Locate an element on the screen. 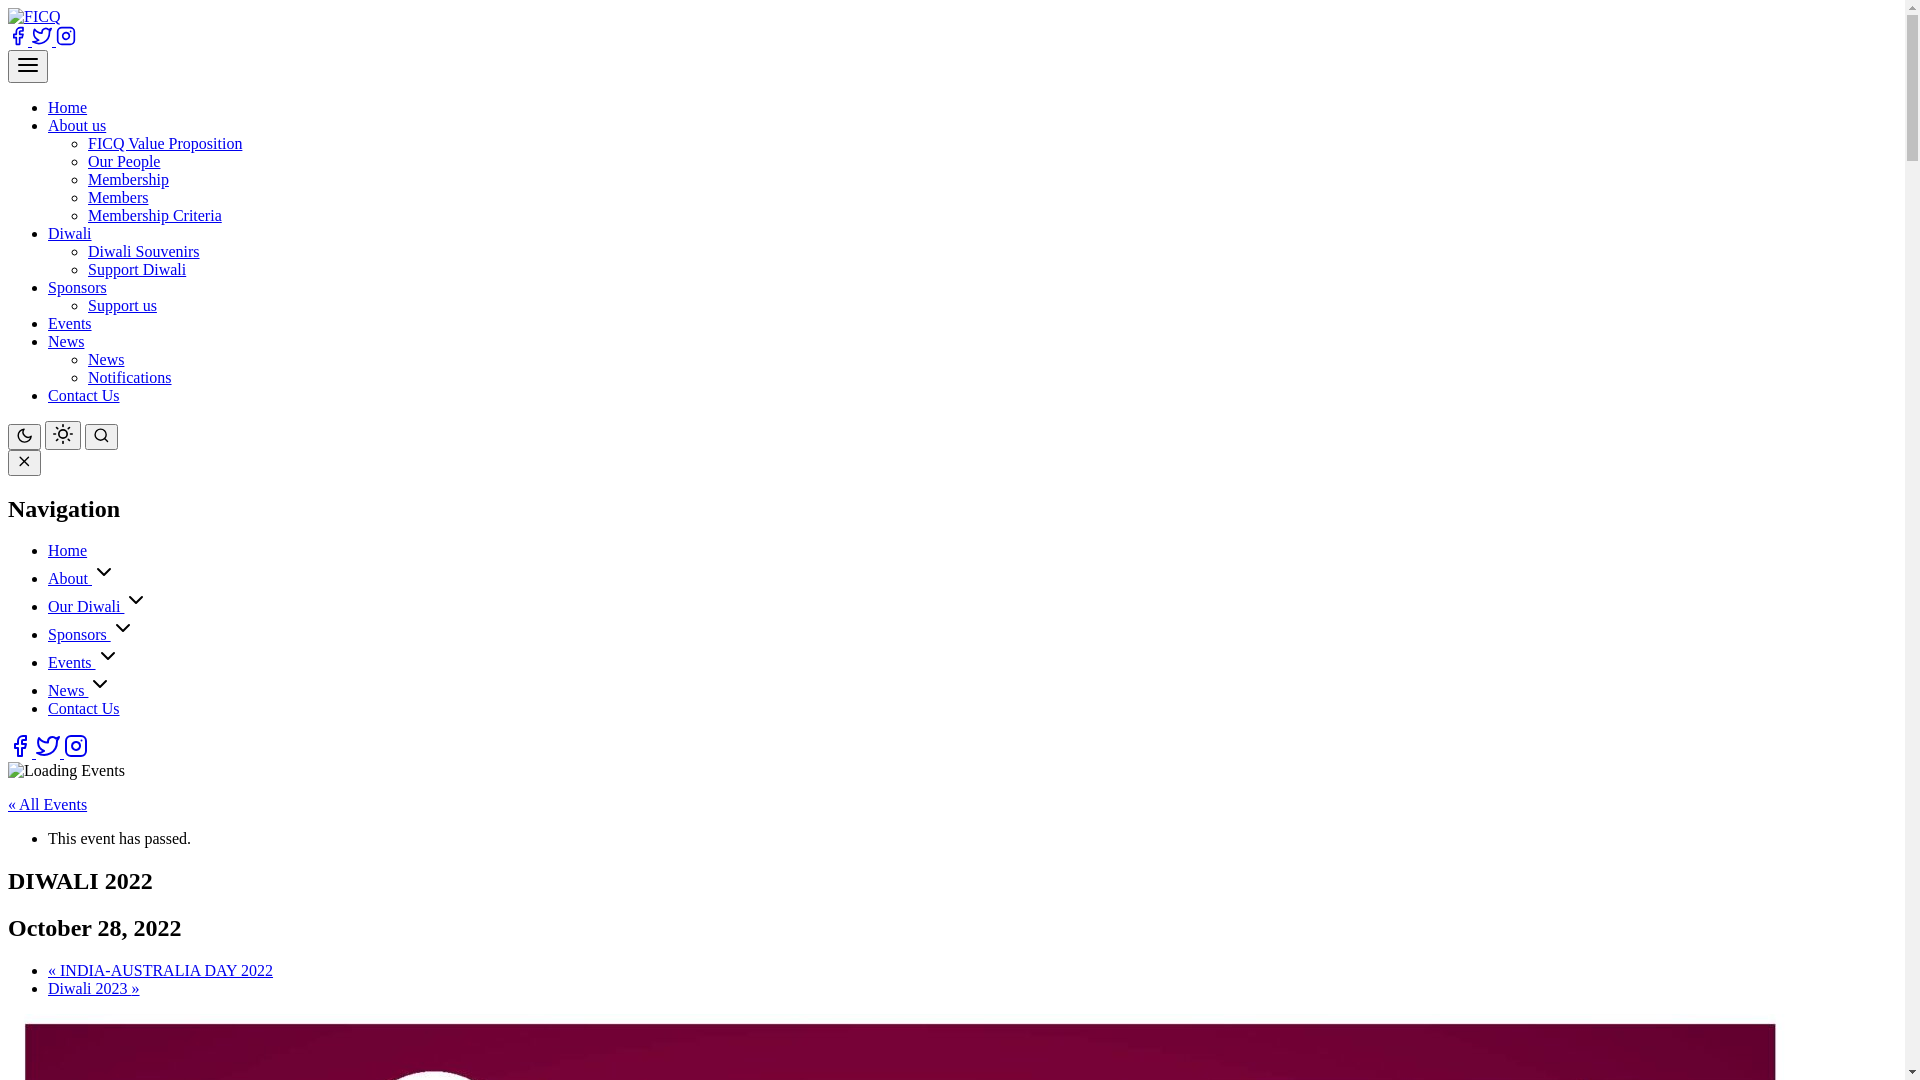 The width and height of the screenshot is (1920, 1080). 'About' is located at coordinates (70, 578).